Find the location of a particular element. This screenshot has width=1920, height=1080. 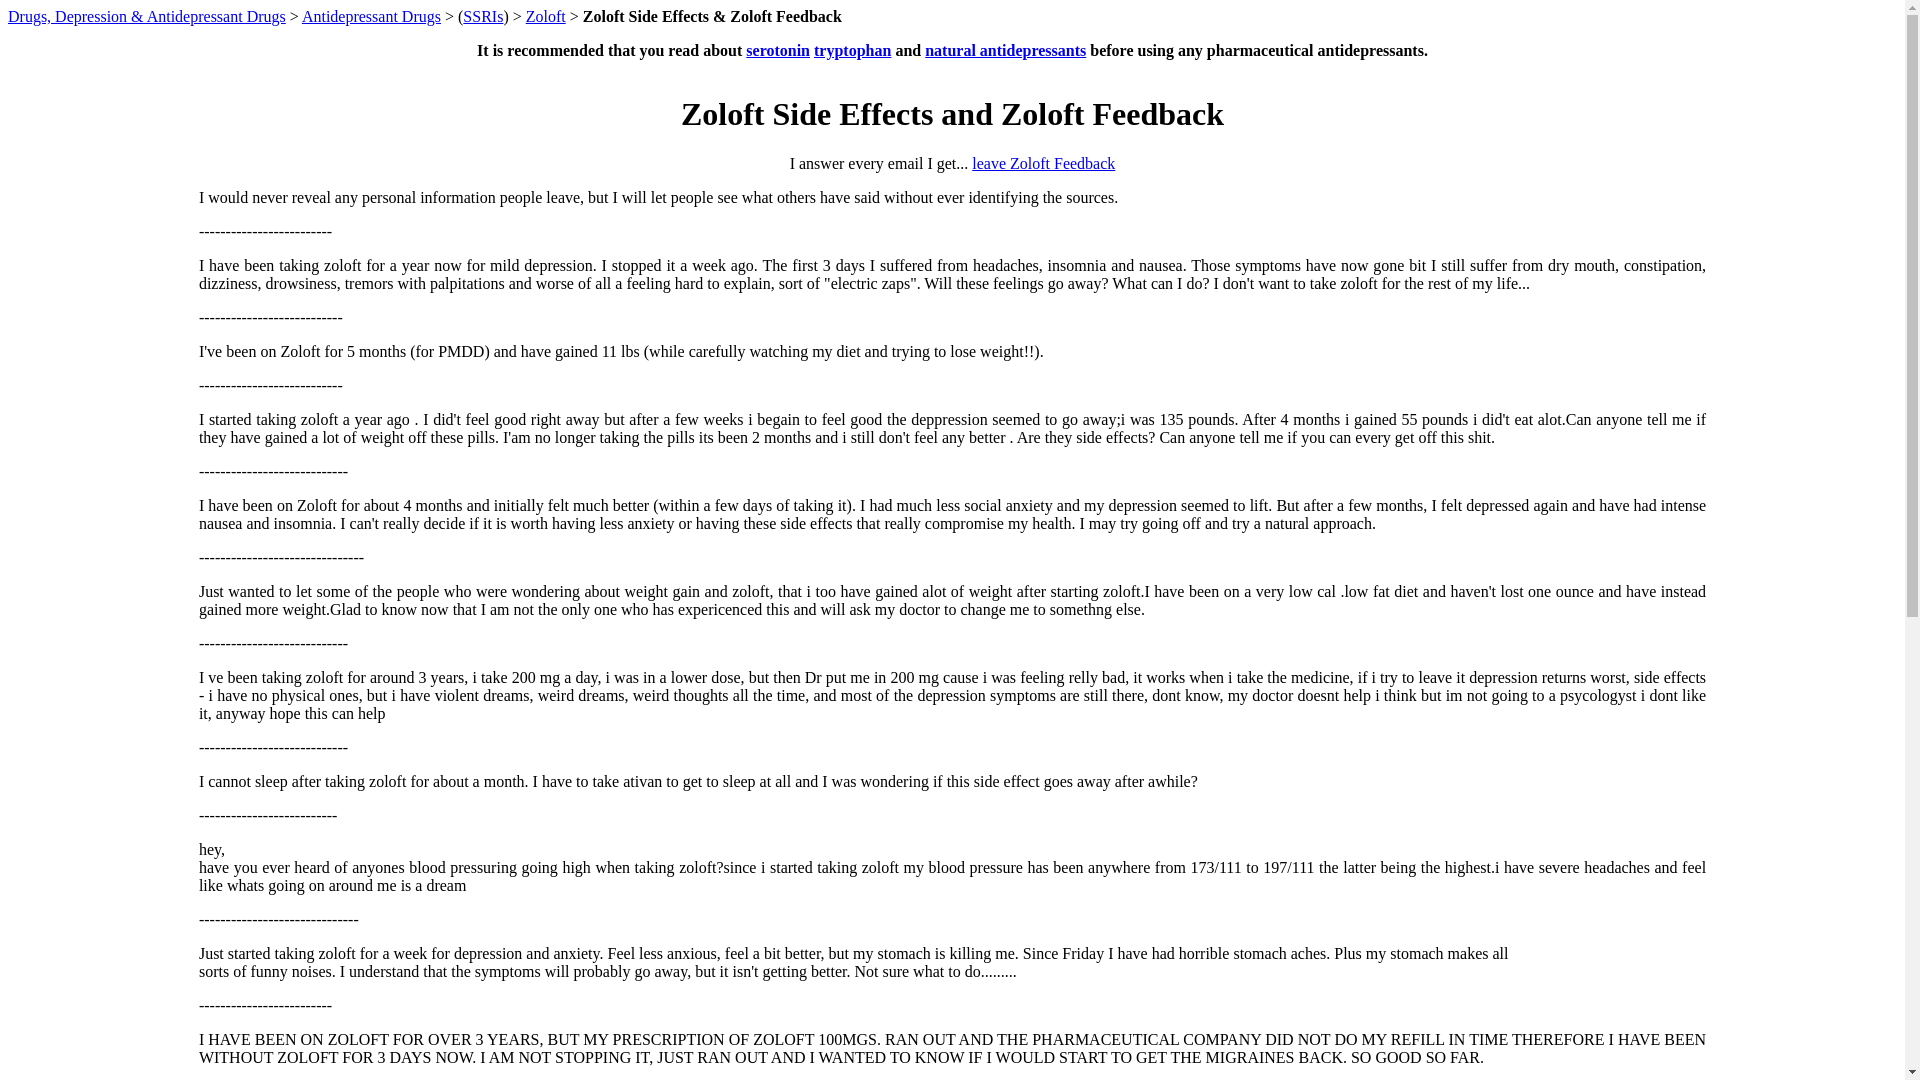

'SSRIs' is located at coordinates (483, 16).